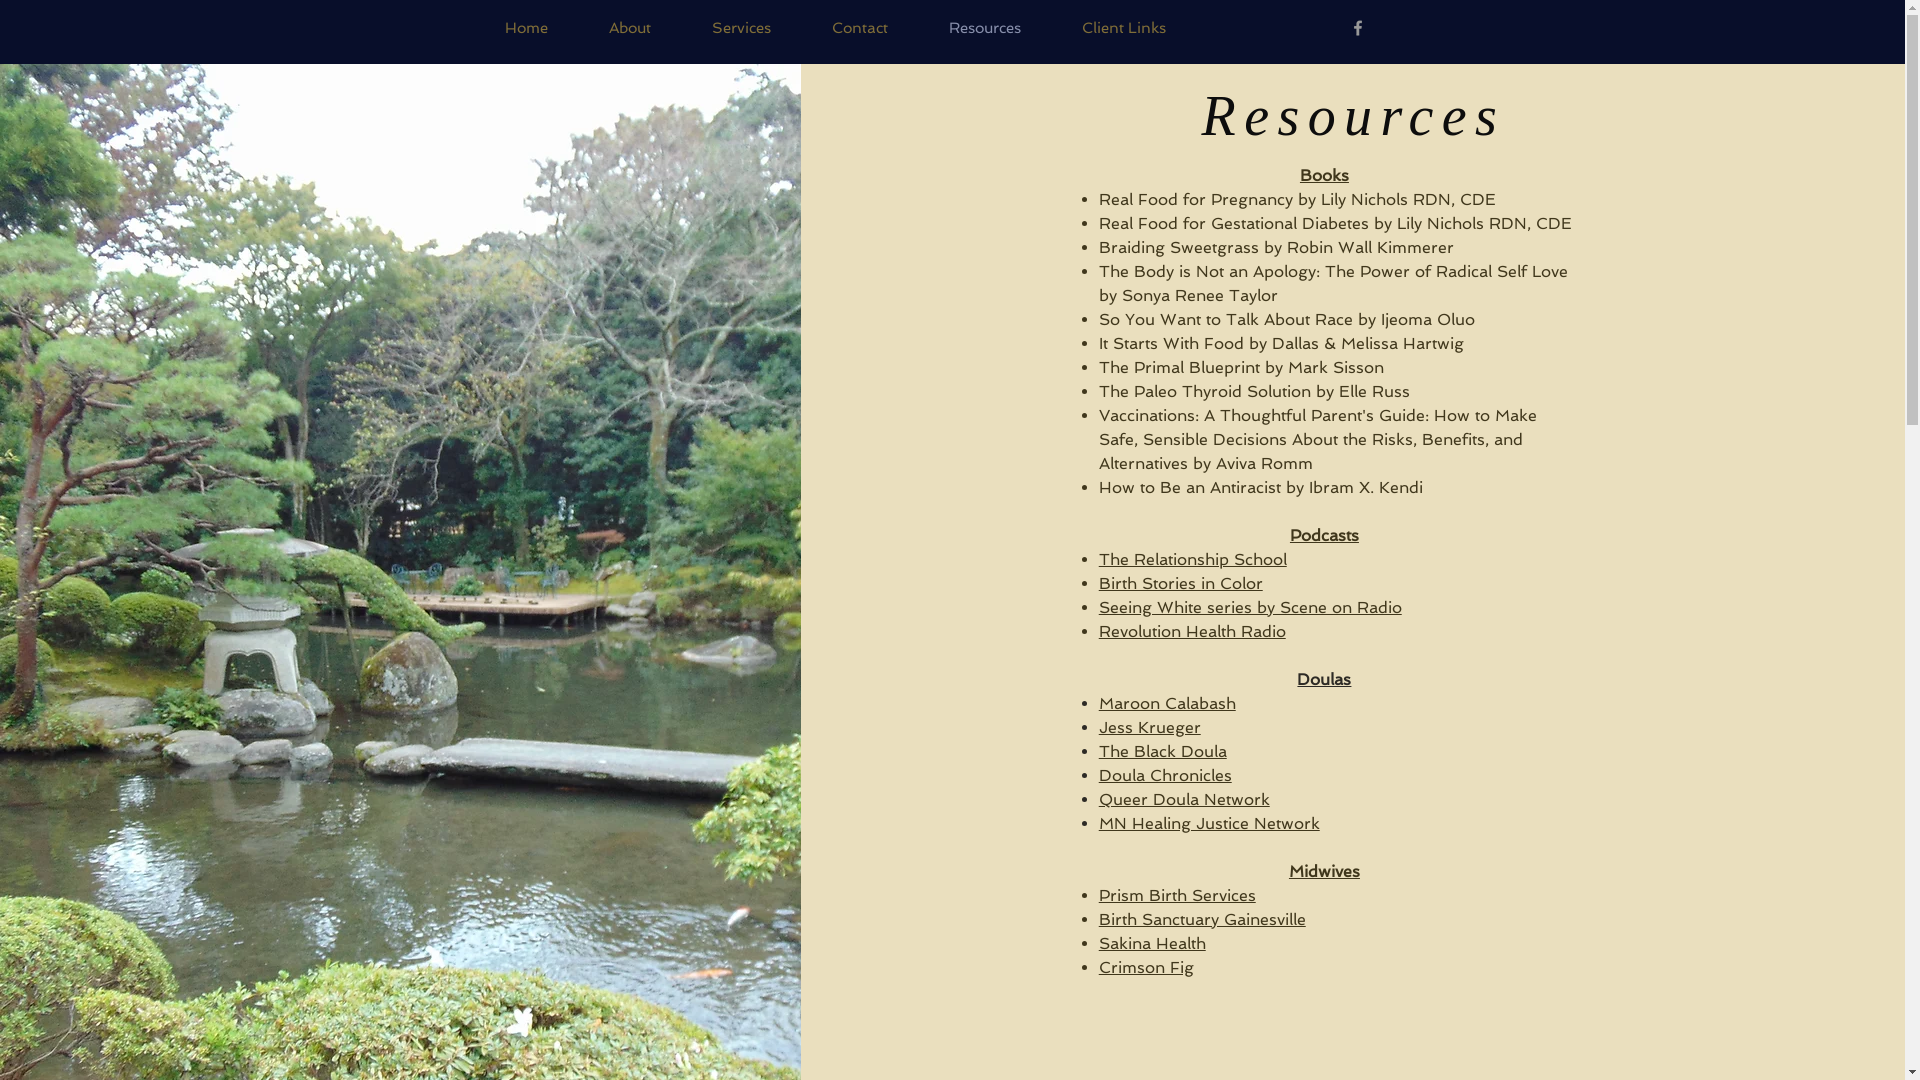 The image size is (1920, 1080). What do you see at coordinates (1146, 966) in the screenshot?
I see `'Crimson Fig'` at bounding box center [1146, 966].